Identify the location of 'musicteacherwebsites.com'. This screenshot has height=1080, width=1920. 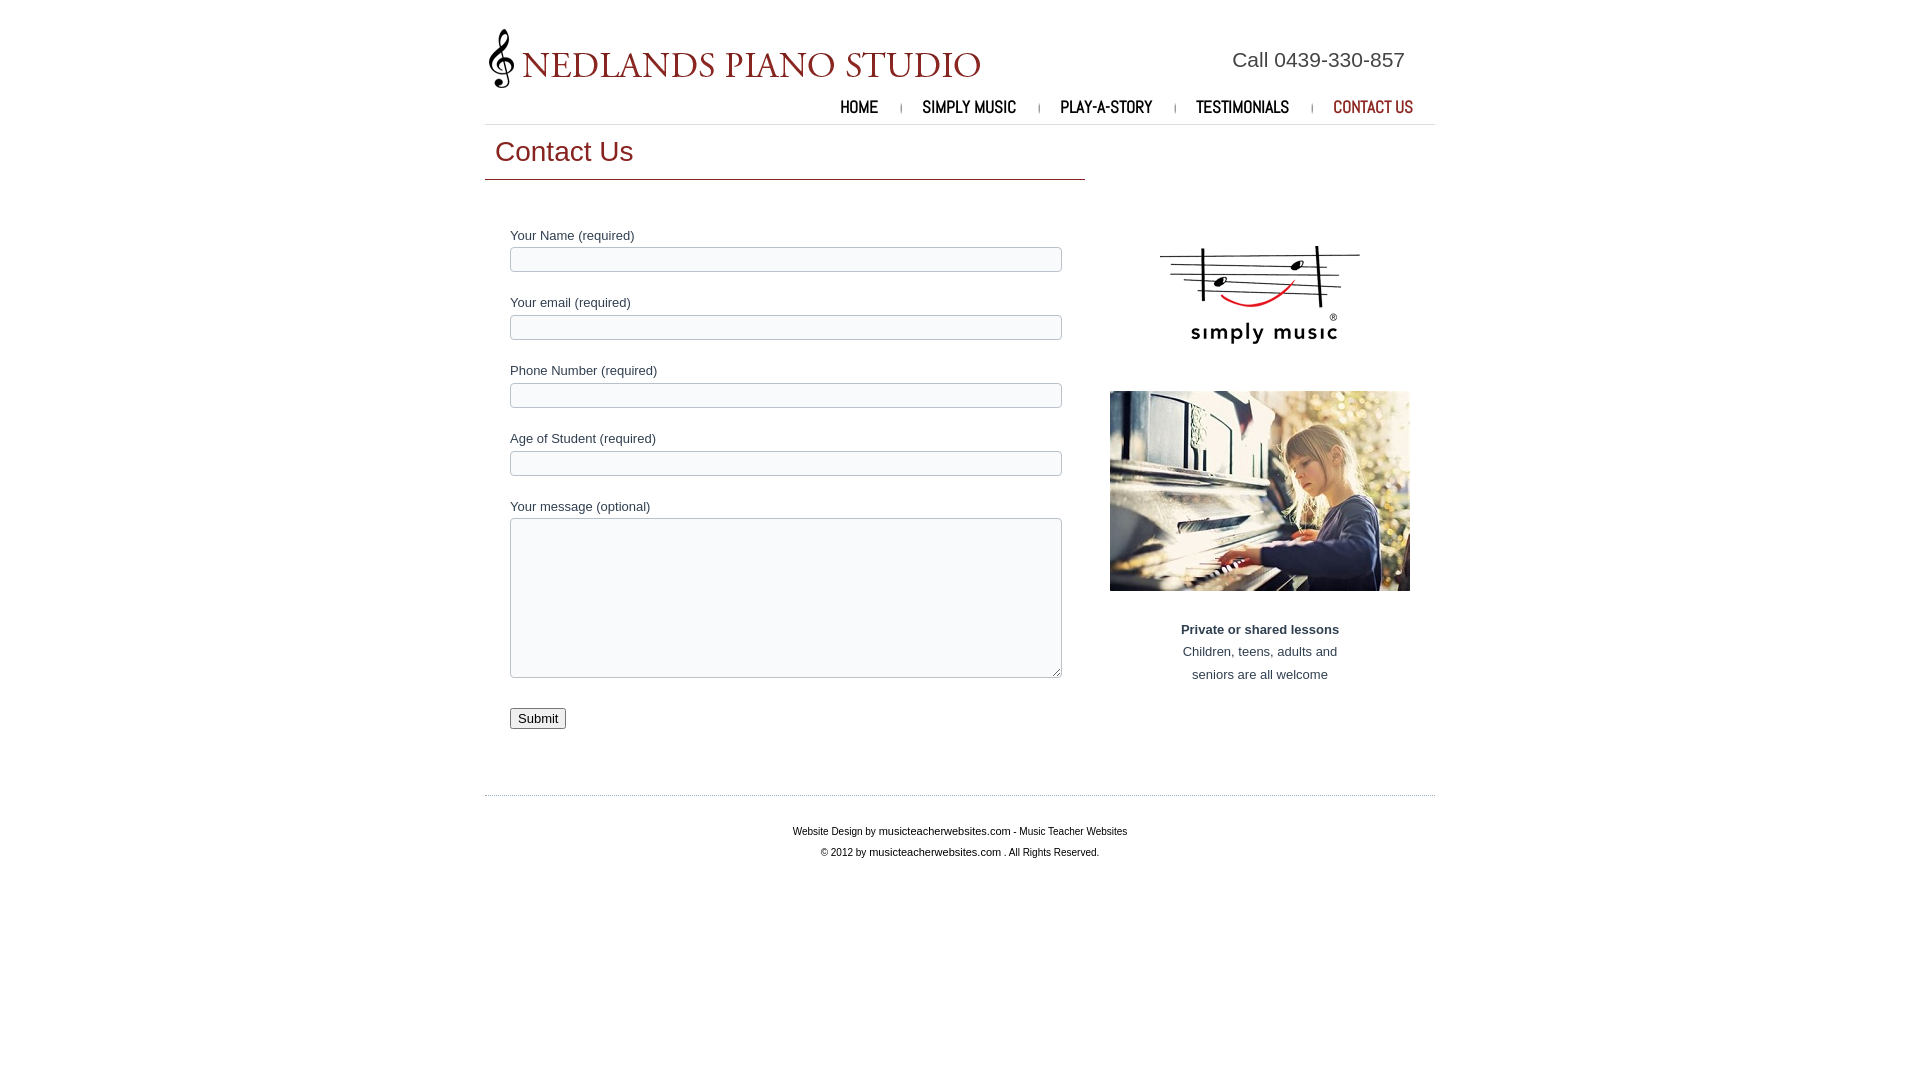
(944, 830).